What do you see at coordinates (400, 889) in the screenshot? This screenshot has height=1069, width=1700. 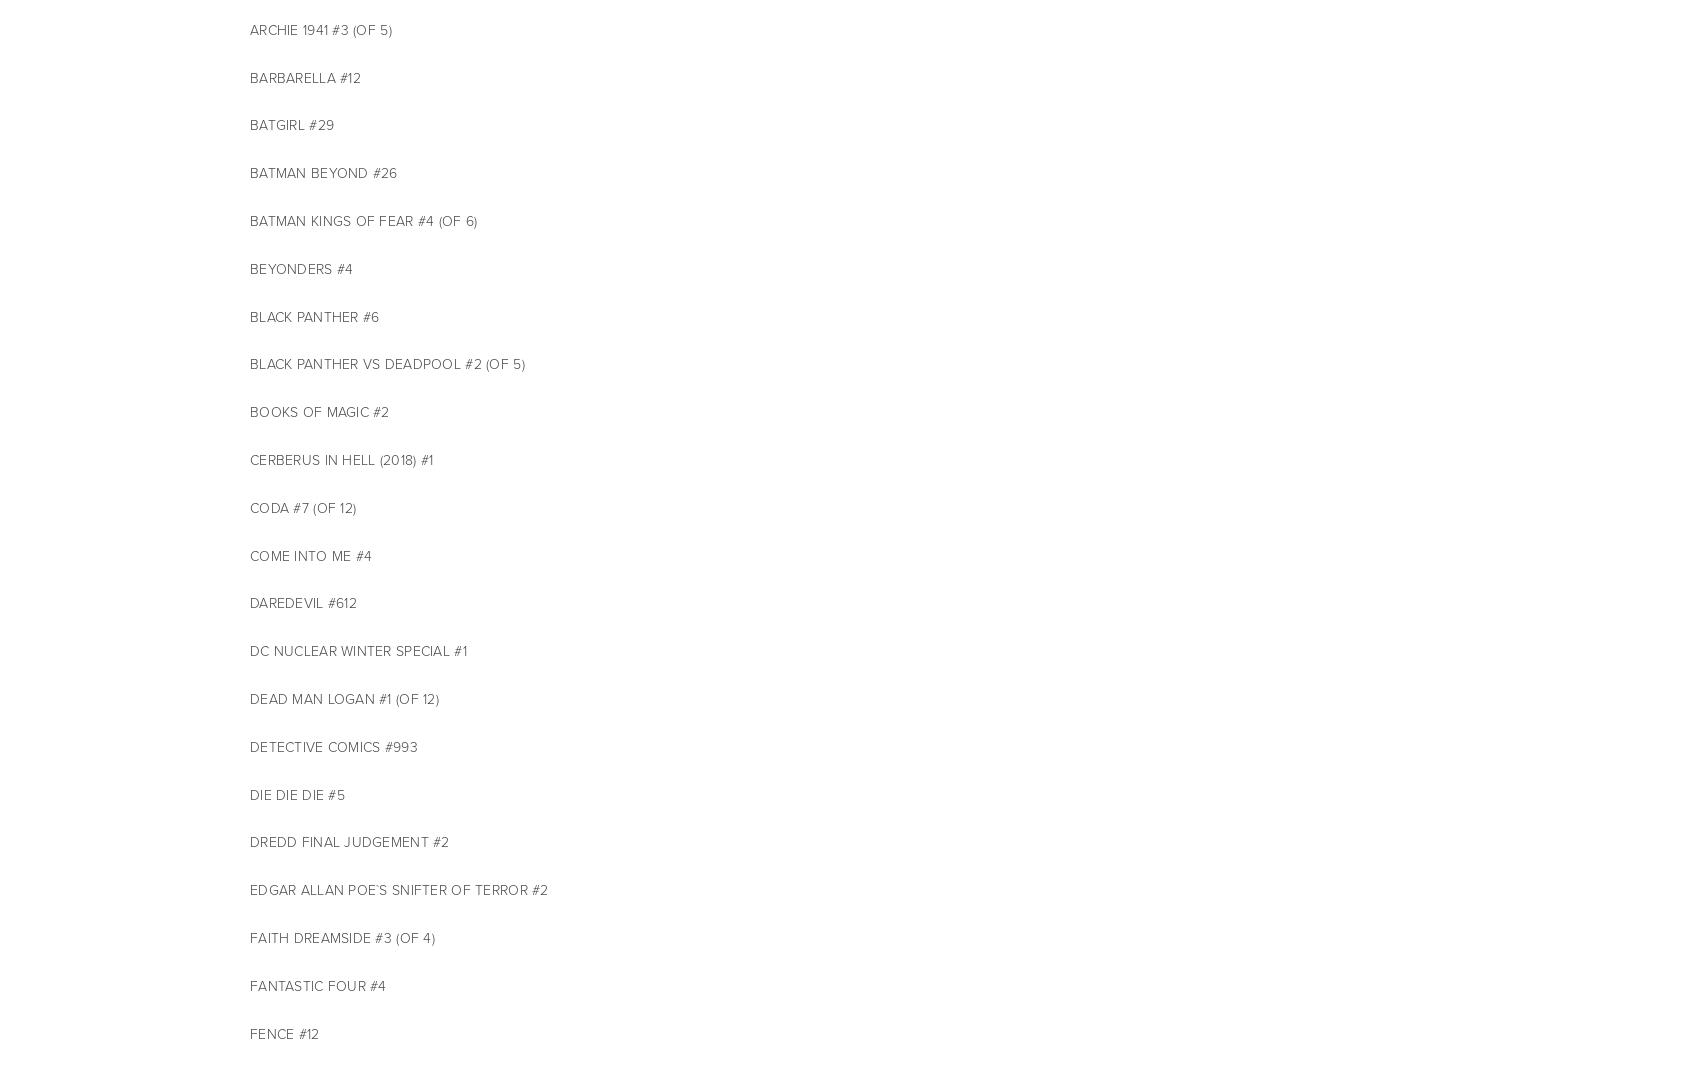 I see `'EDGAR ALLAN POE`S SNIFTER OF TERROR #2'` at bounding box center [400, 889].